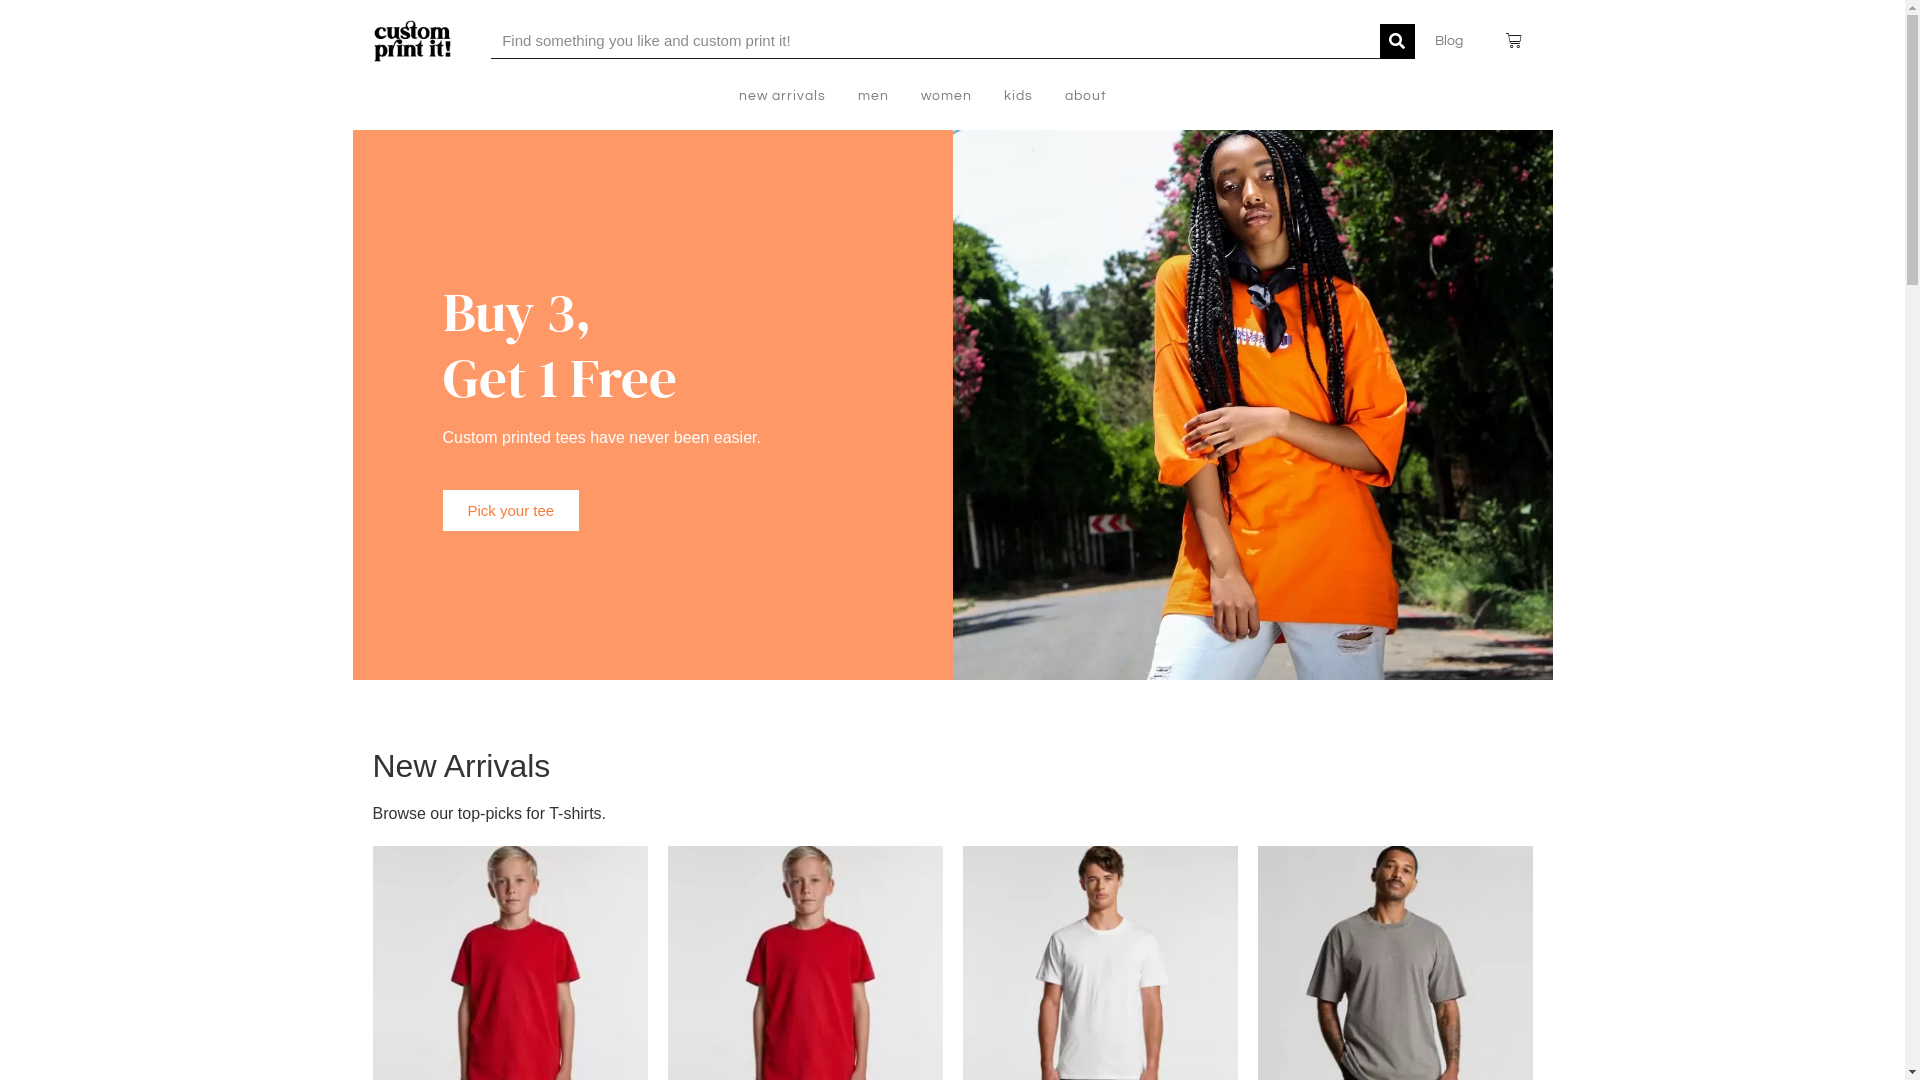  Describe the element at coordinates (781, 96) in the screenshot. I see `'new arrivals'` at that location.